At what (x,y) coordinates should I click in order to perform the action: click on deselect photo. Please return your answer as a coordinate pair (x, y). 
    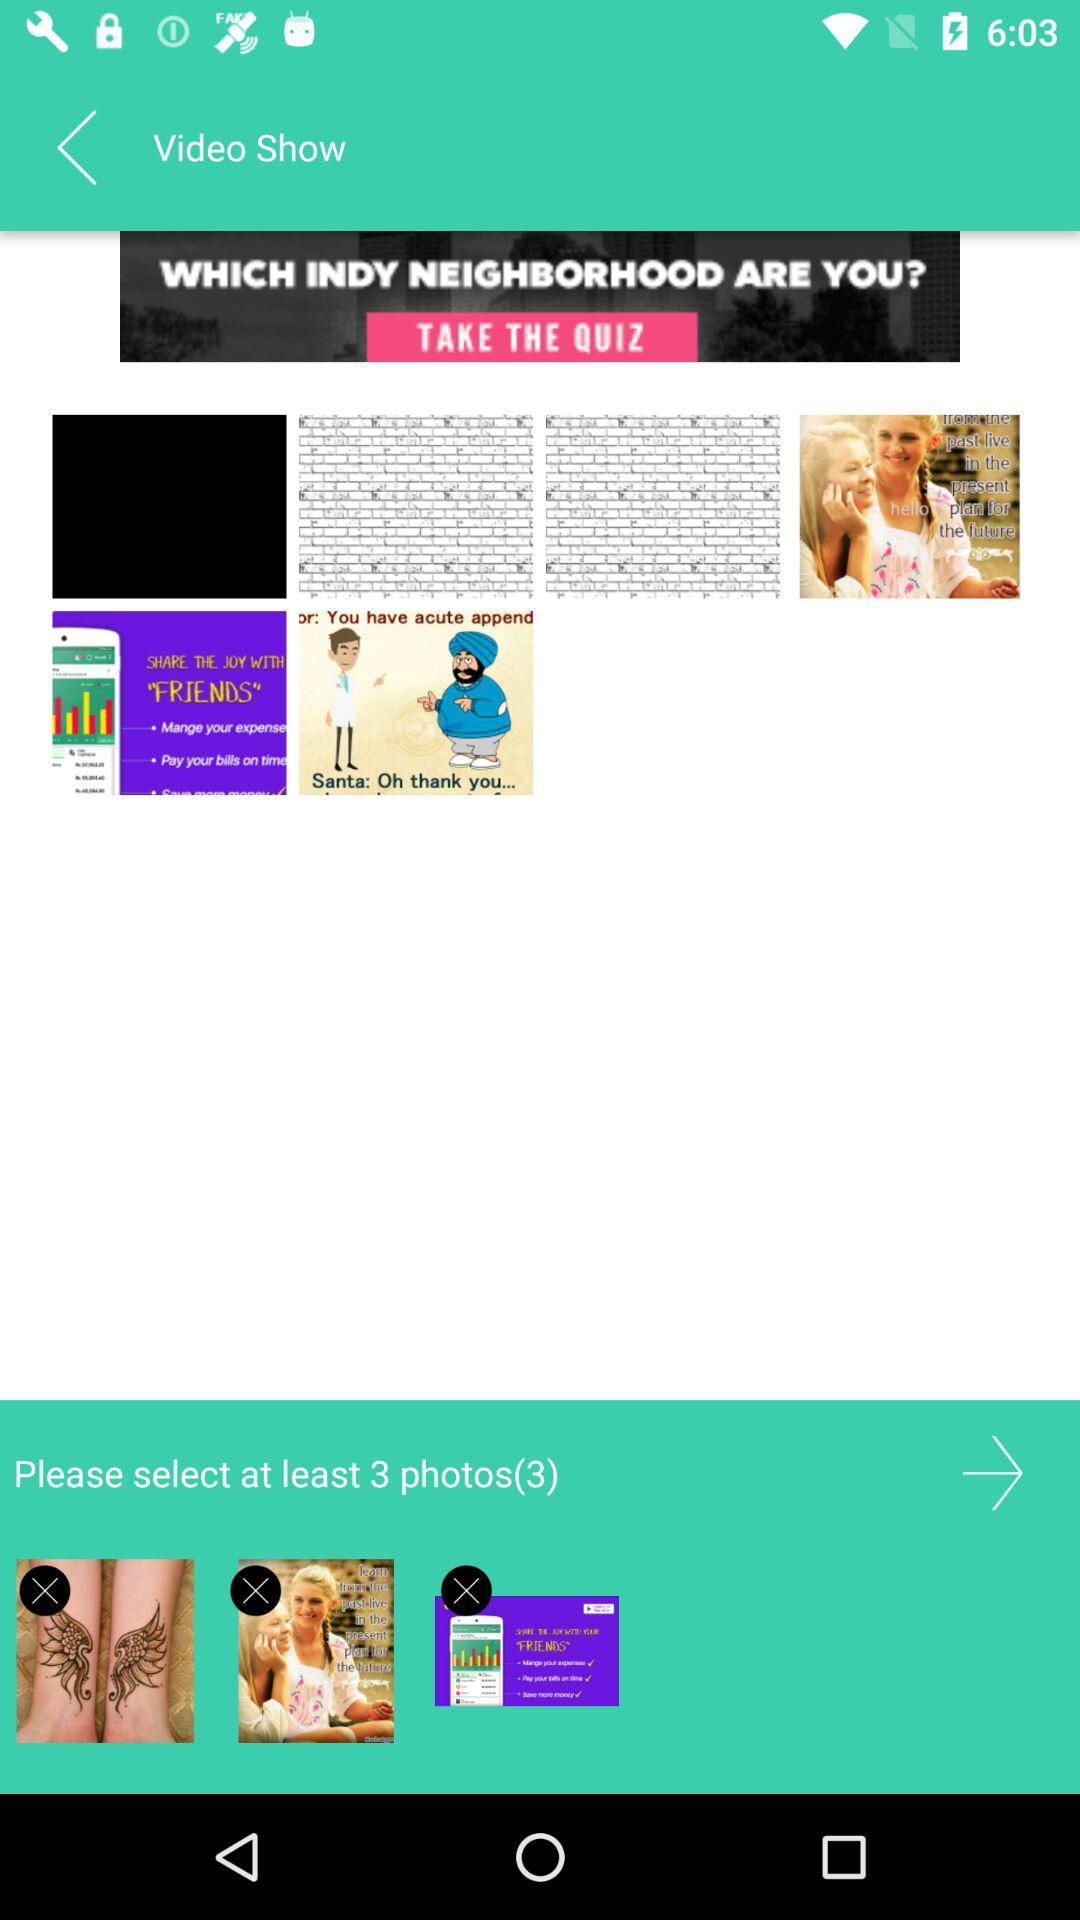
    Looking at the image, I should click on (45, 1589).